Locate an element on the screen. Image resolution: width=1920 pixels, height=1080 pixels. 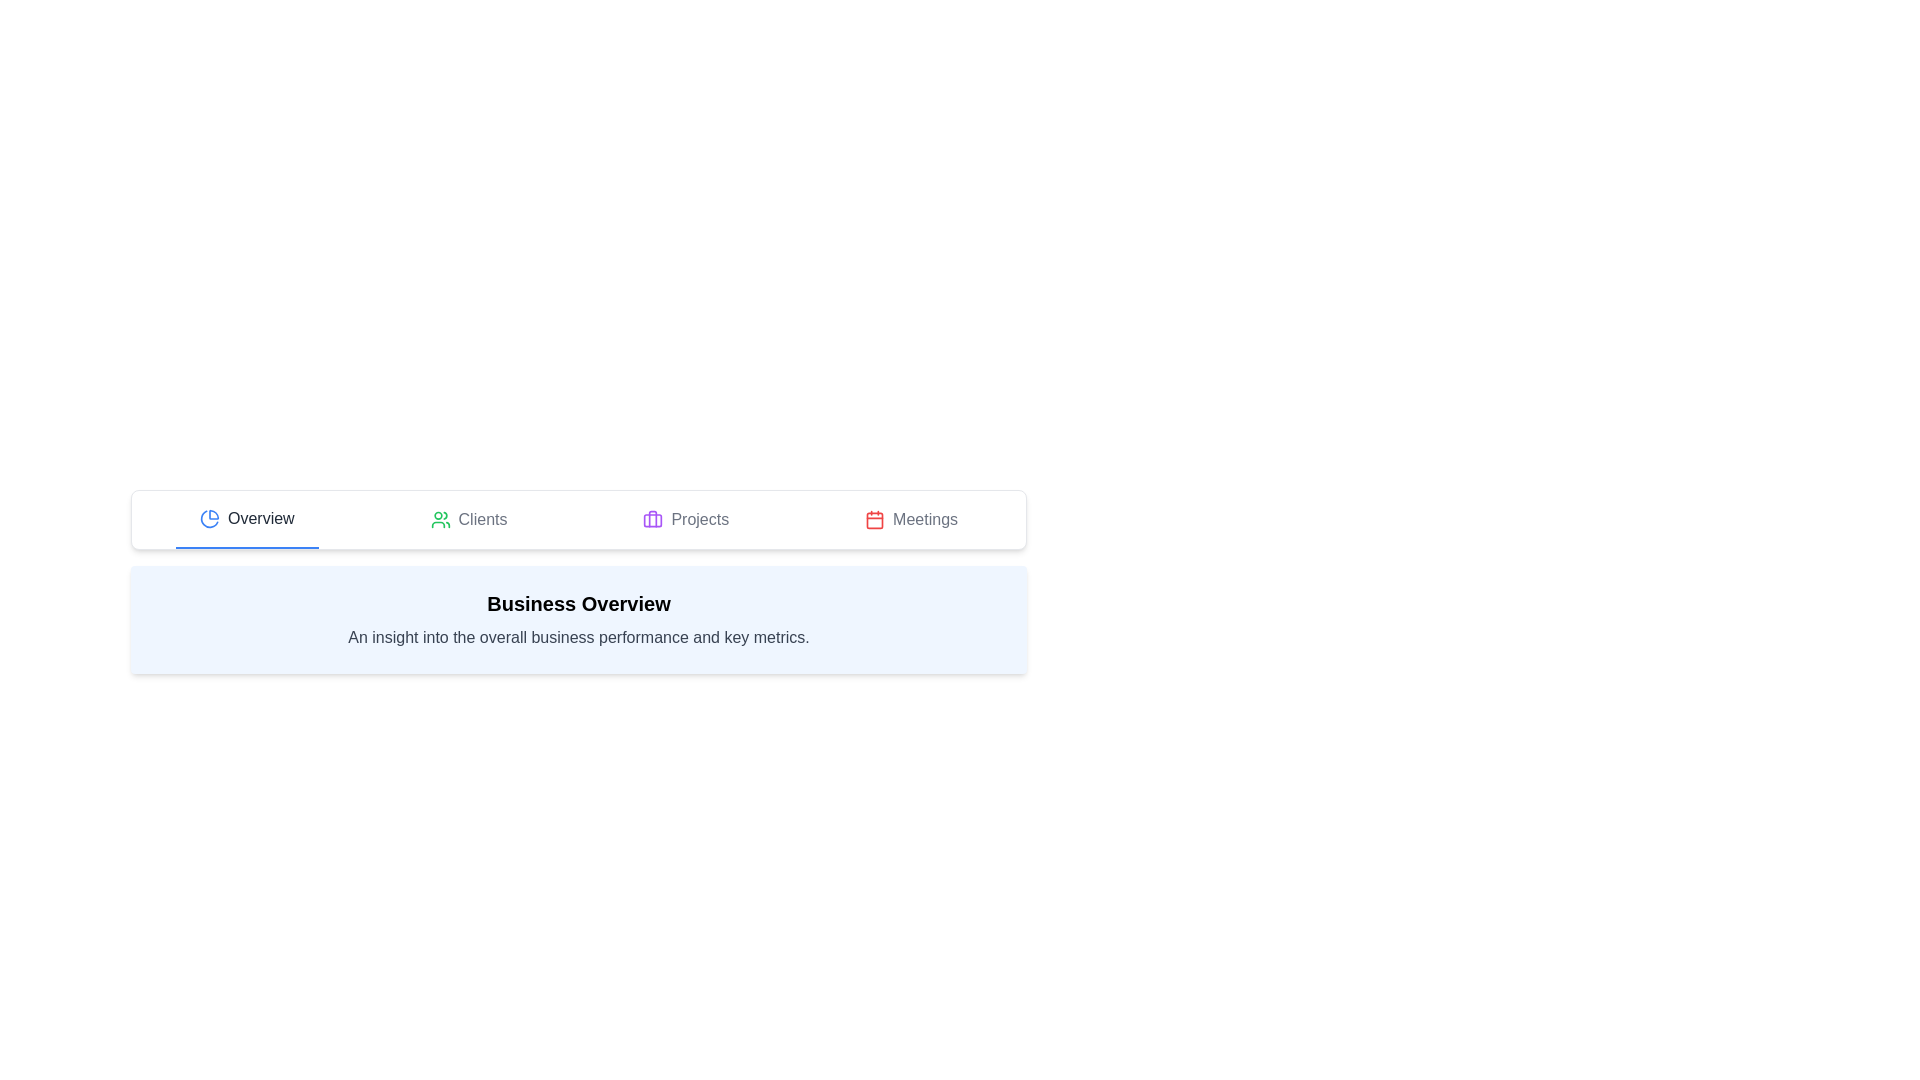
the 'Clients' tab icon, which serves as an indicator for visual identification in the navigation bar is located at coordinates (439, 519).